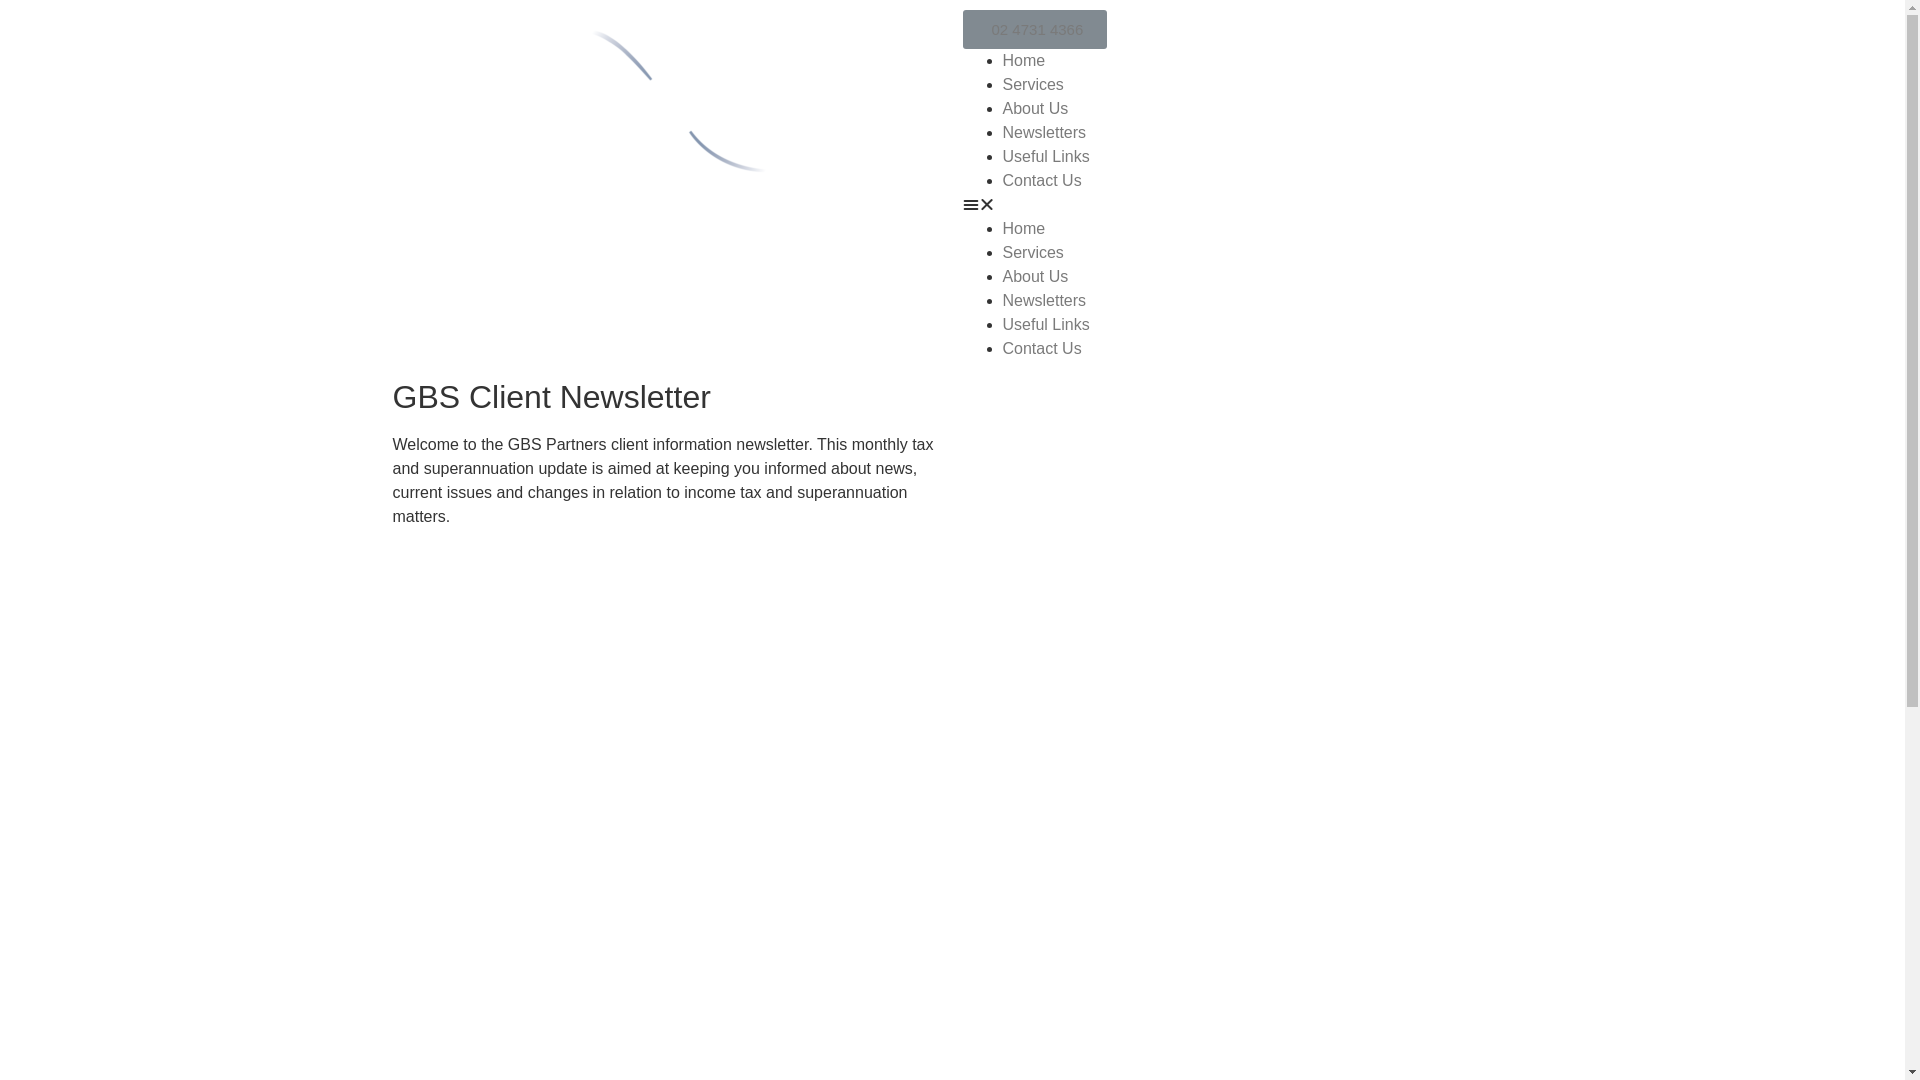  What do you see at coordinates (1040, 180) in the screenshot?
I see `'Contact Us'` at bounding box center [1040, 180].